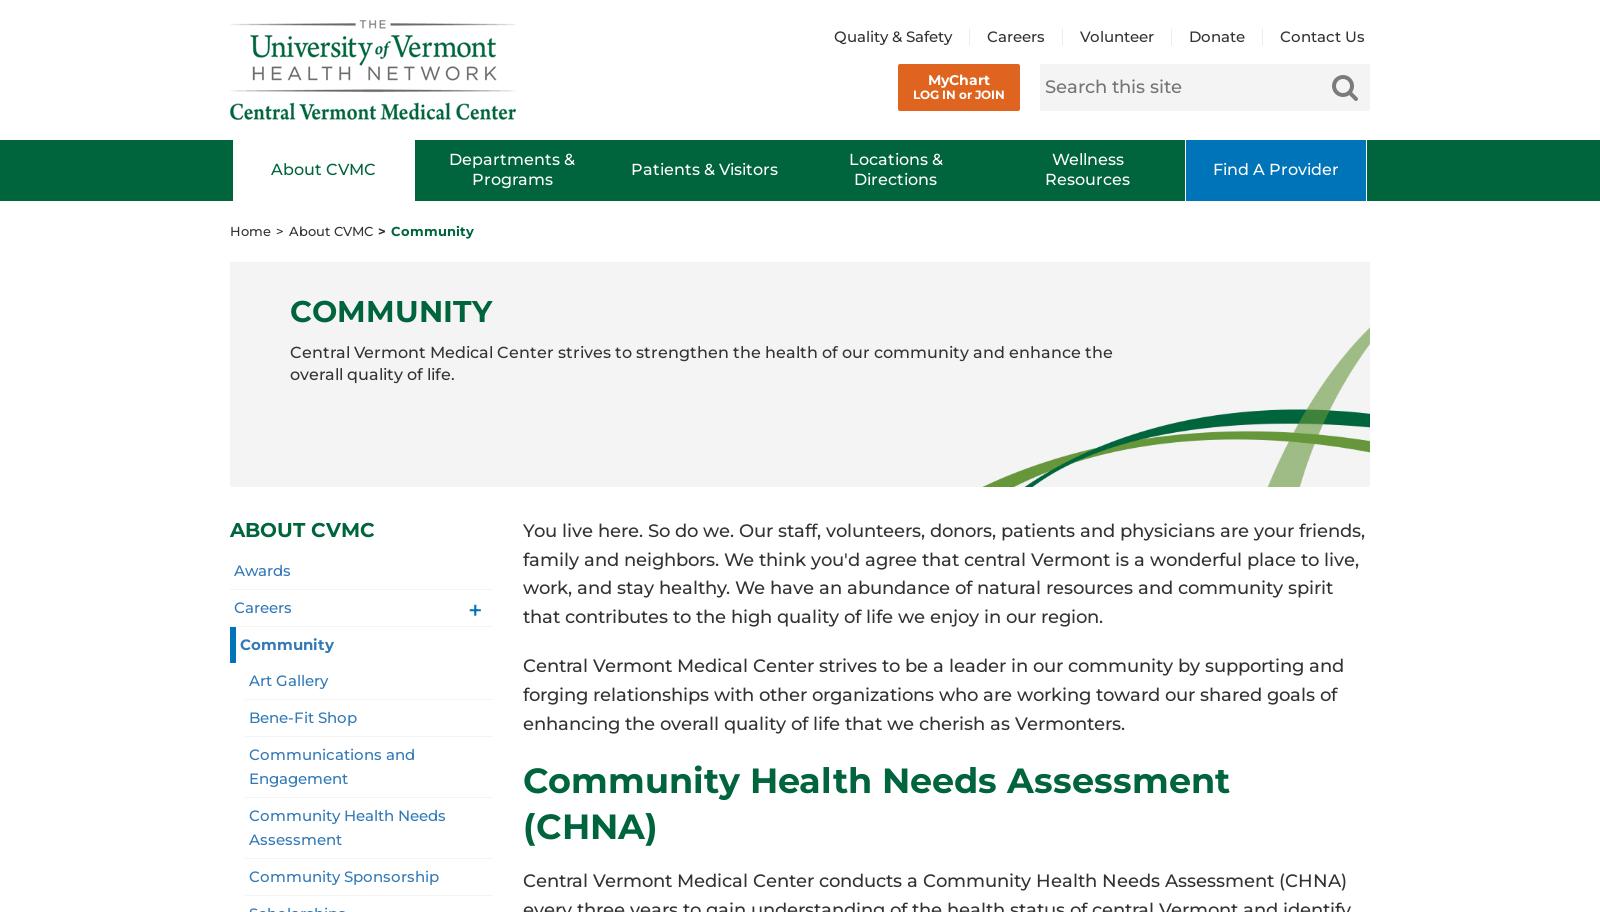  What do you see at coordinates (942, 572) in the screenshot?
I see `'You live here. So do we. Our staff, volunteers, donors, patients and physicians are your friends, family and neighbors. We think you'd agree that central Vermont is a wonderful place to live, work, and stay healthy. We have an abundance of natural resources and community spirit that contributes to the high quality of life we enjoy in our region.'` at bounding box center [942, 572].